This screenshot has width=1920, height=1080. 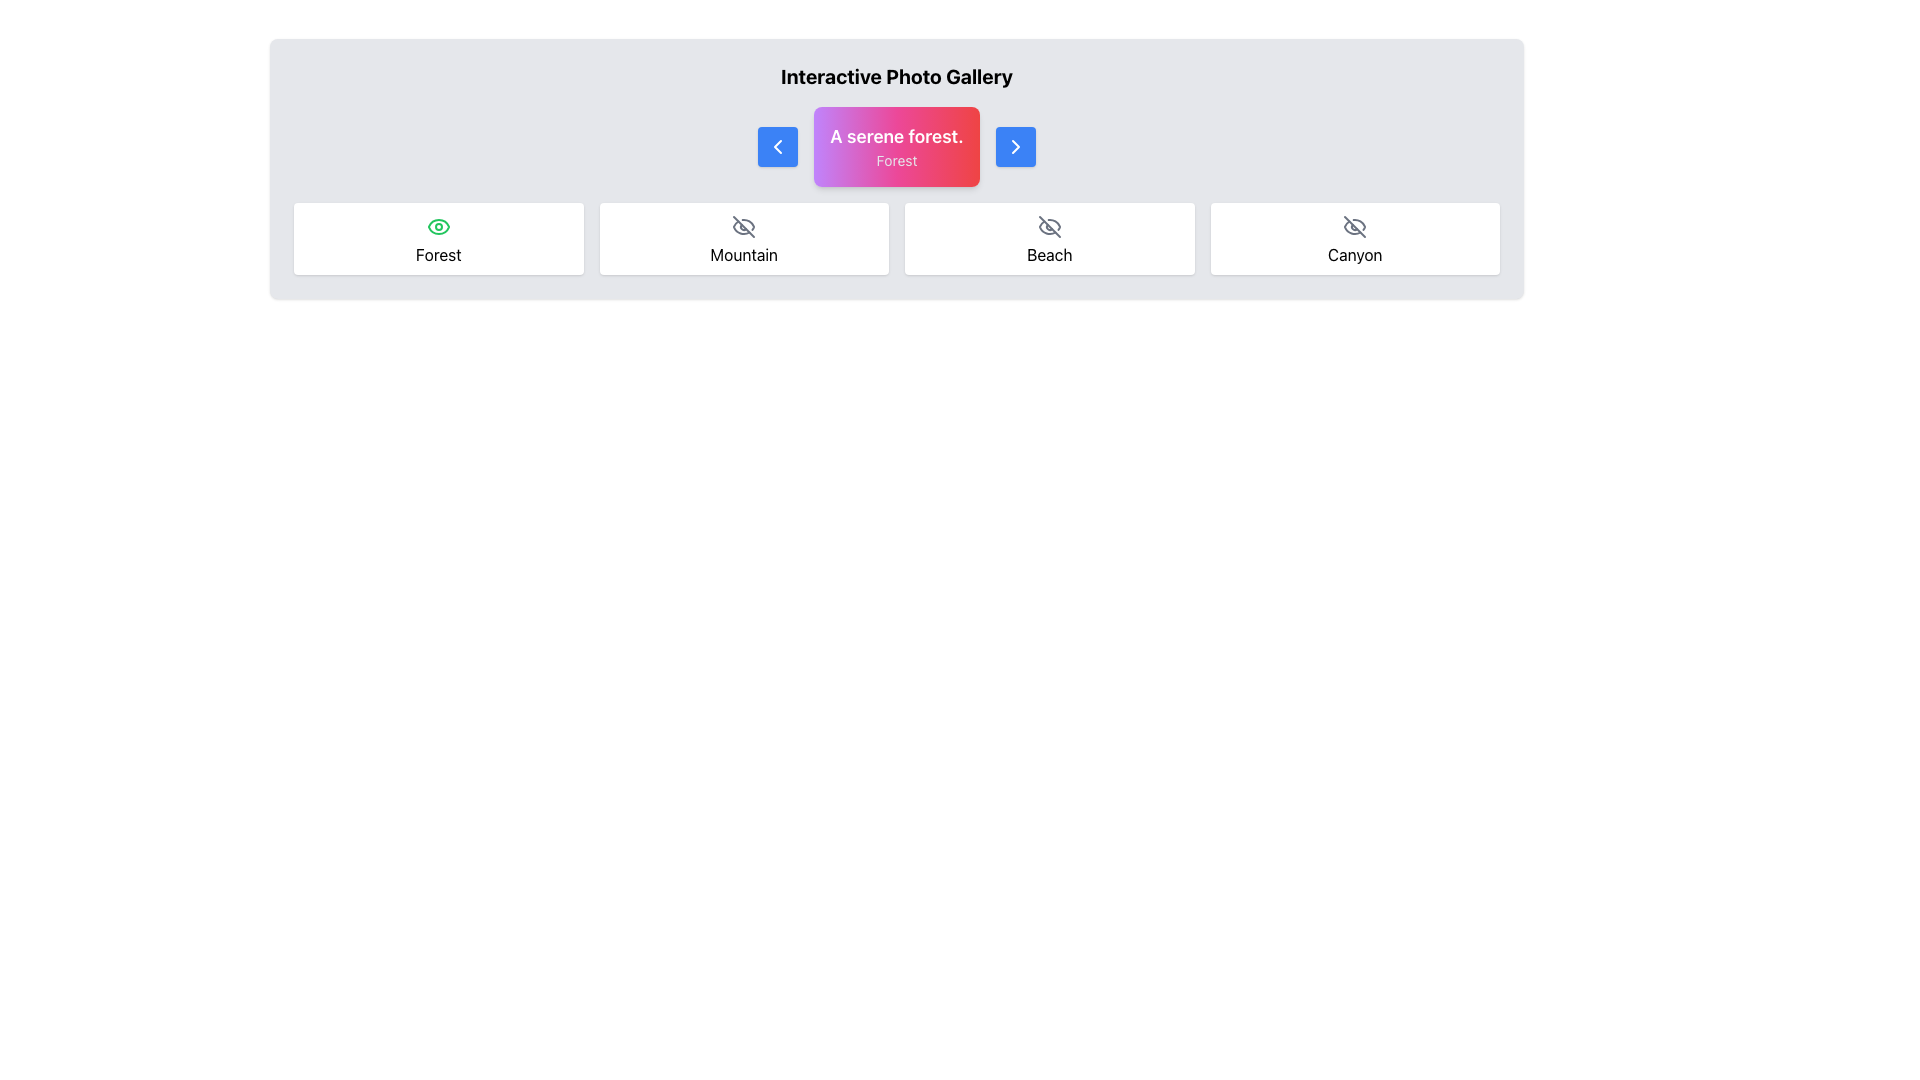 I want to click on the left-pointing chevron button that navigates to the previous item in the gallery, so click(x=777, y=145).